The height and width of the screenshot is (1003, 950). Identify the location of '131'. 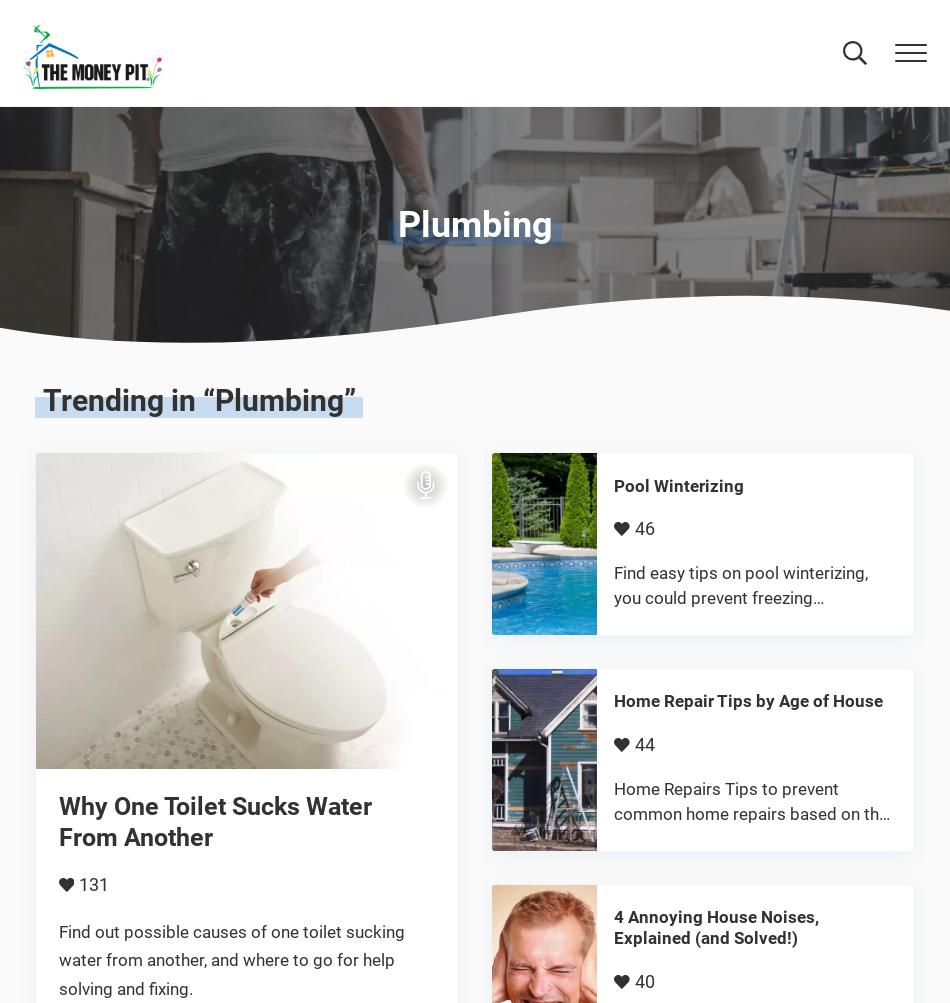
(77, 884).